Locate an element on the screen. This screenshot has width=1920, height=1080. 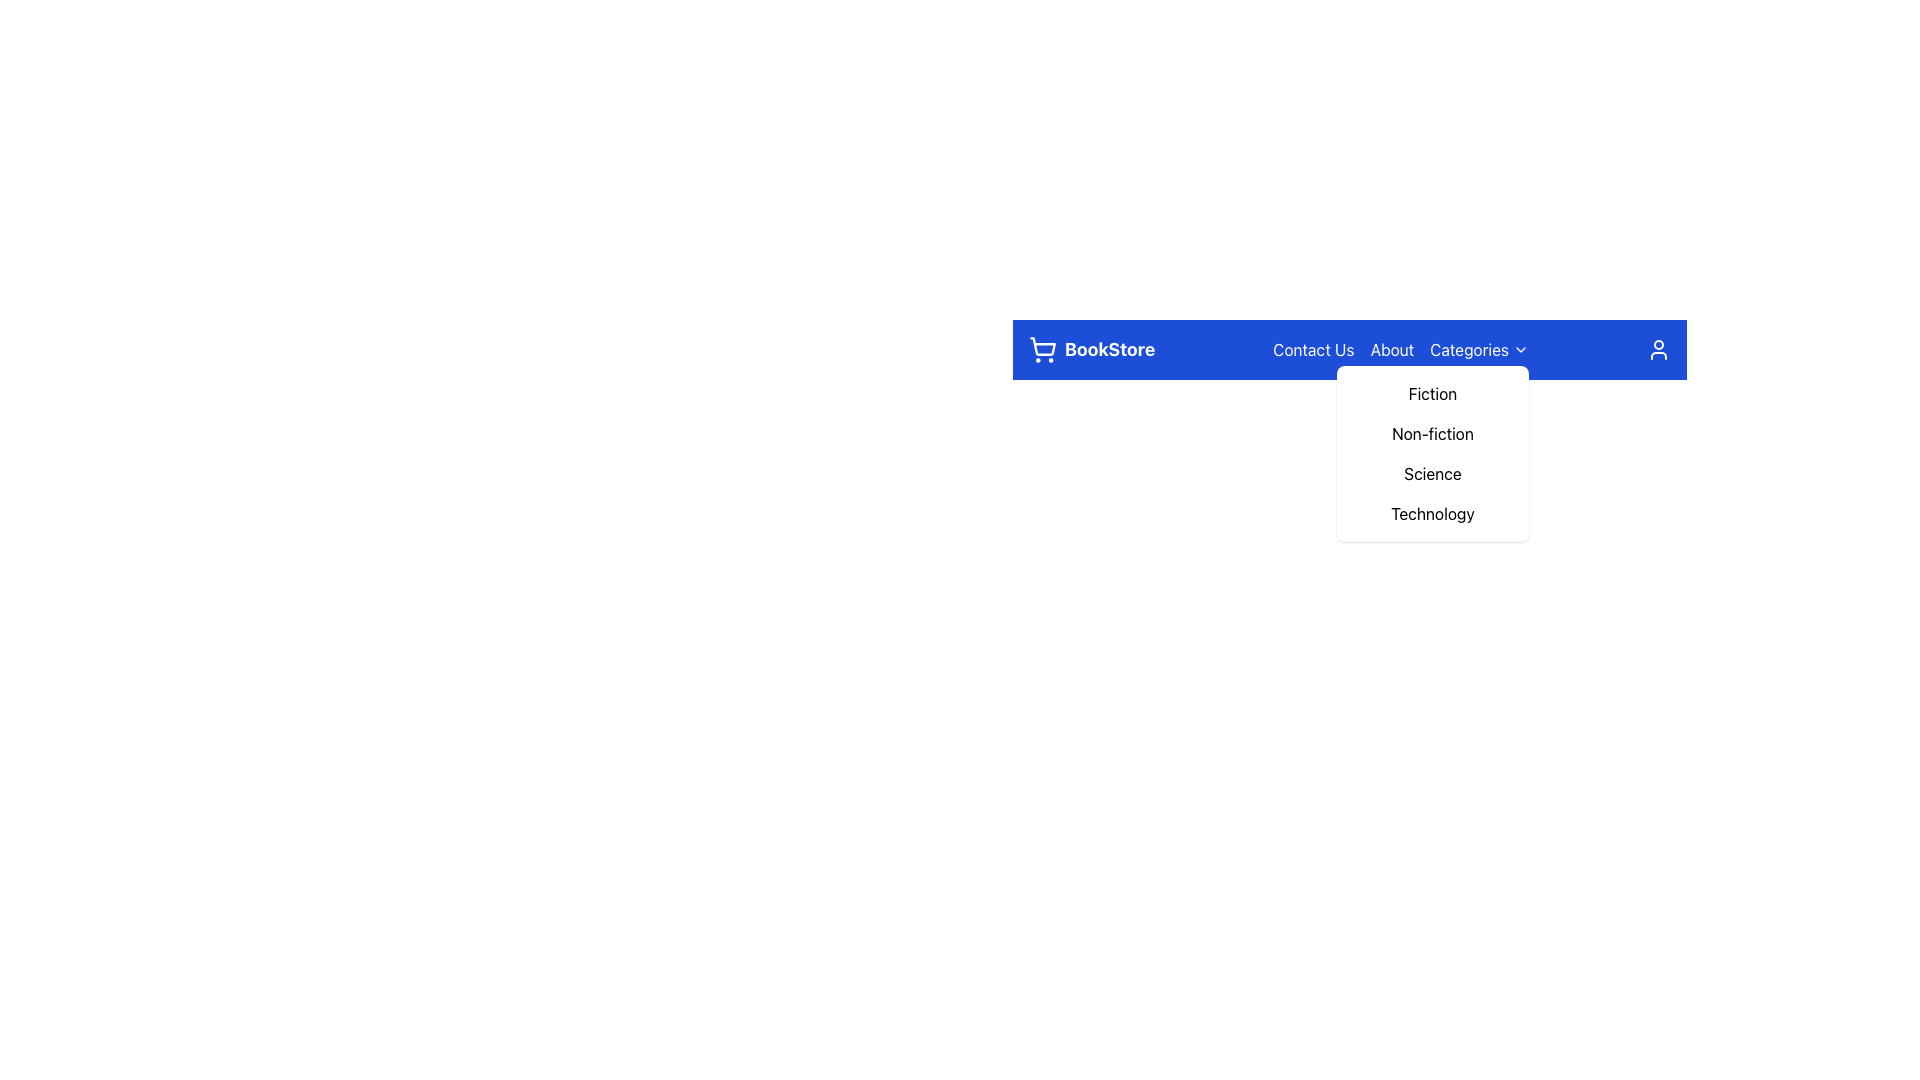
the shopping cart icon located in the upper-left corner of the blue navigation bar, which is part of the group containing the 'BookStore' text is located at coordinates (1041, 345).